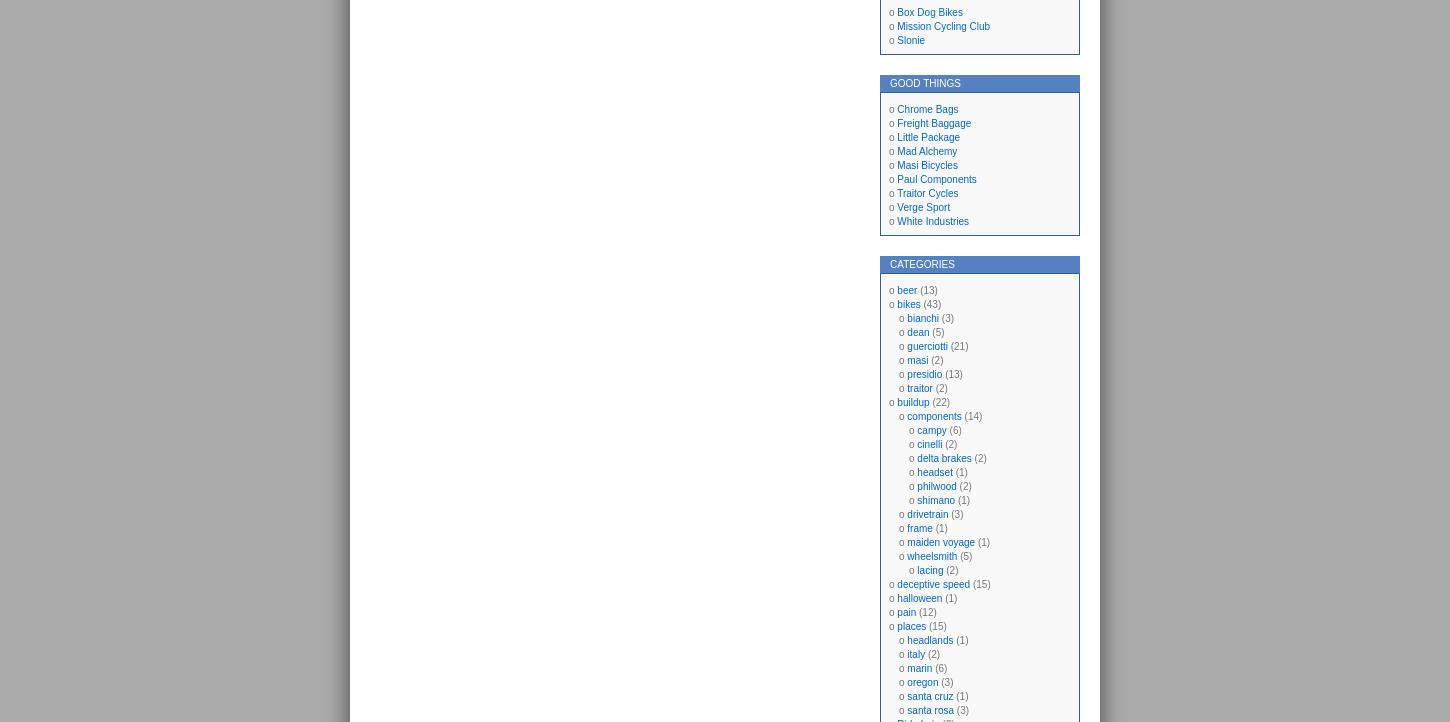 The width and height of the screenshot is (1450, 722). Describe the element at coordinates (930, 429) in the screenshot. I see `'campy'` at that location.